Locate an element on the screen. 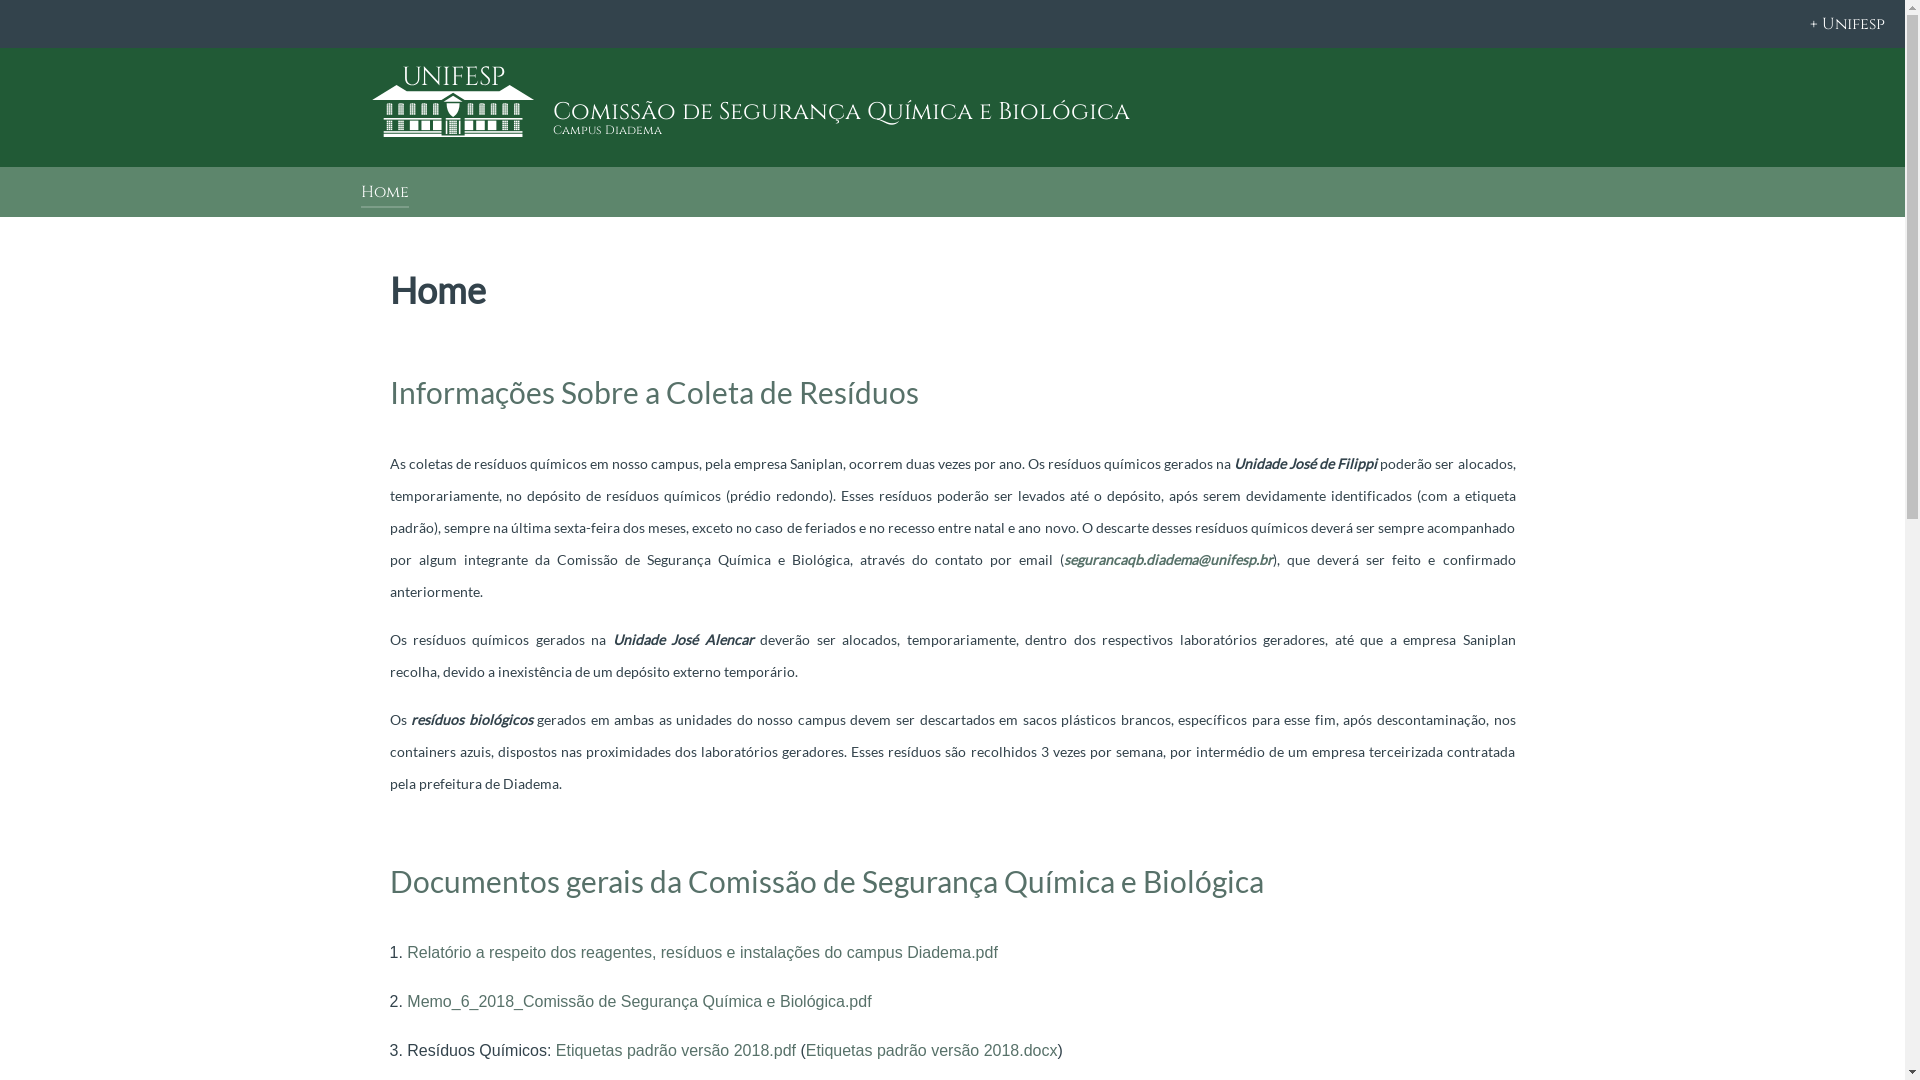 Image resolution: width=1920 pixels, height=1080 pixels. '+ Unifesp' is located at coordinates (951, 23).